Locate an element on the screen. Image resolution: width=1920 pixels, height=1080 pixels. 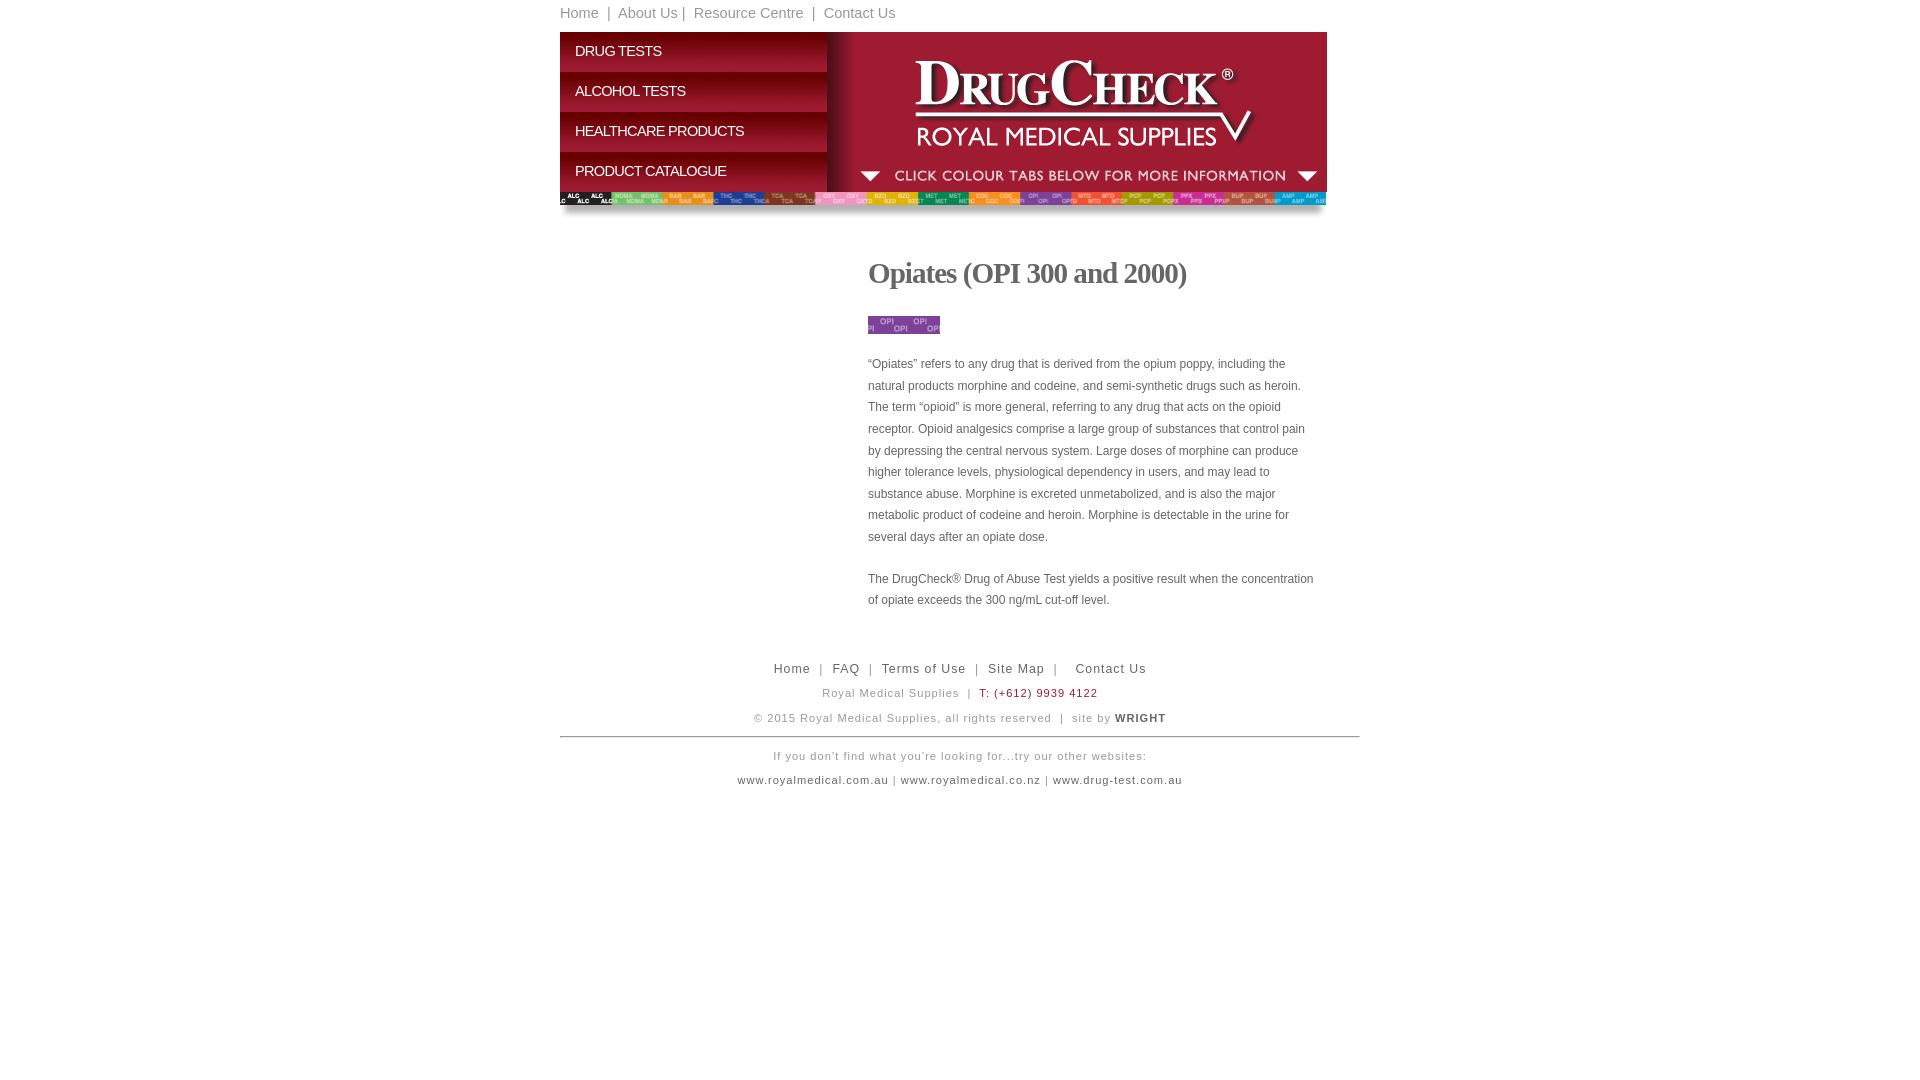
'Site Map' is located at coordinates (1016, 668).